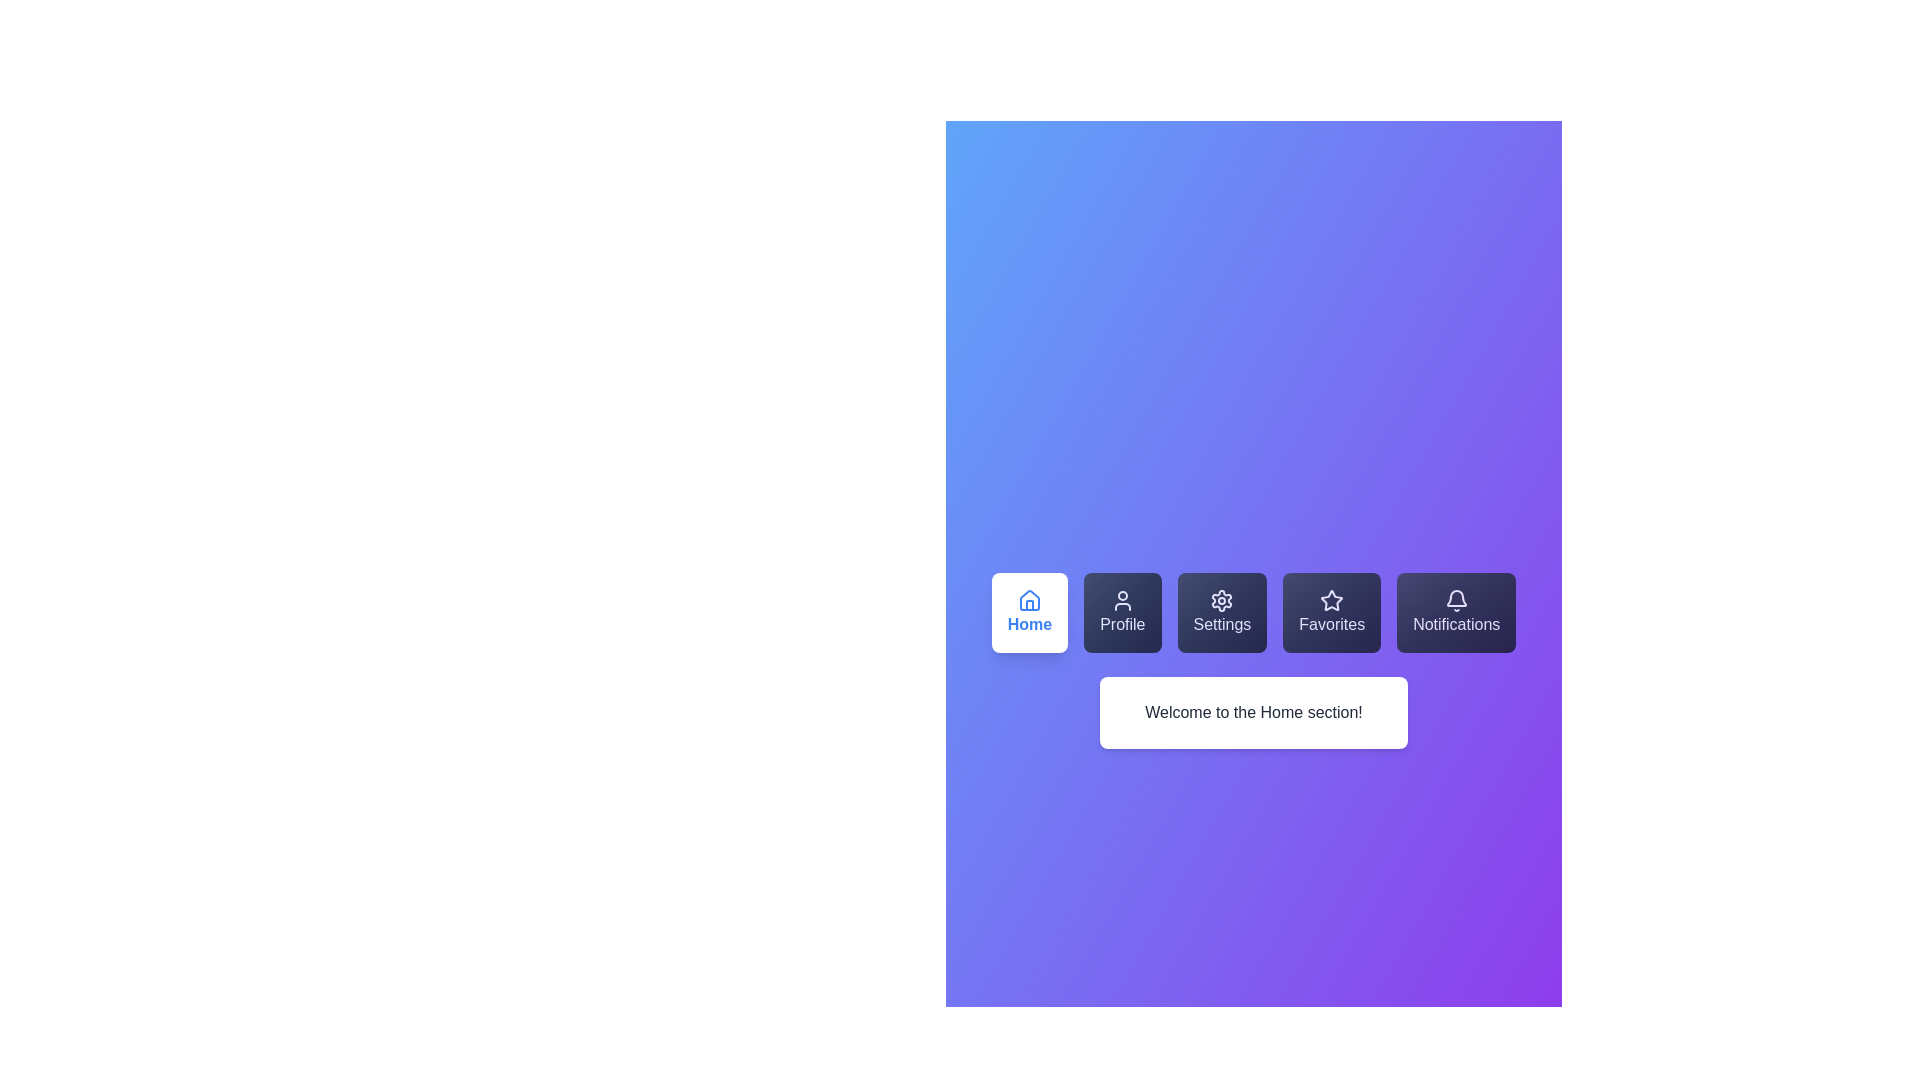 This screenshot has width=1920, height=1080. Describe the element at coordinates (1456, 623) in the screenshot. I see `the notifications text label component, which is the last item in the horizontal navigation list located at the lower center section of the interface, adjacent to the 'Favorites' button` at that location.